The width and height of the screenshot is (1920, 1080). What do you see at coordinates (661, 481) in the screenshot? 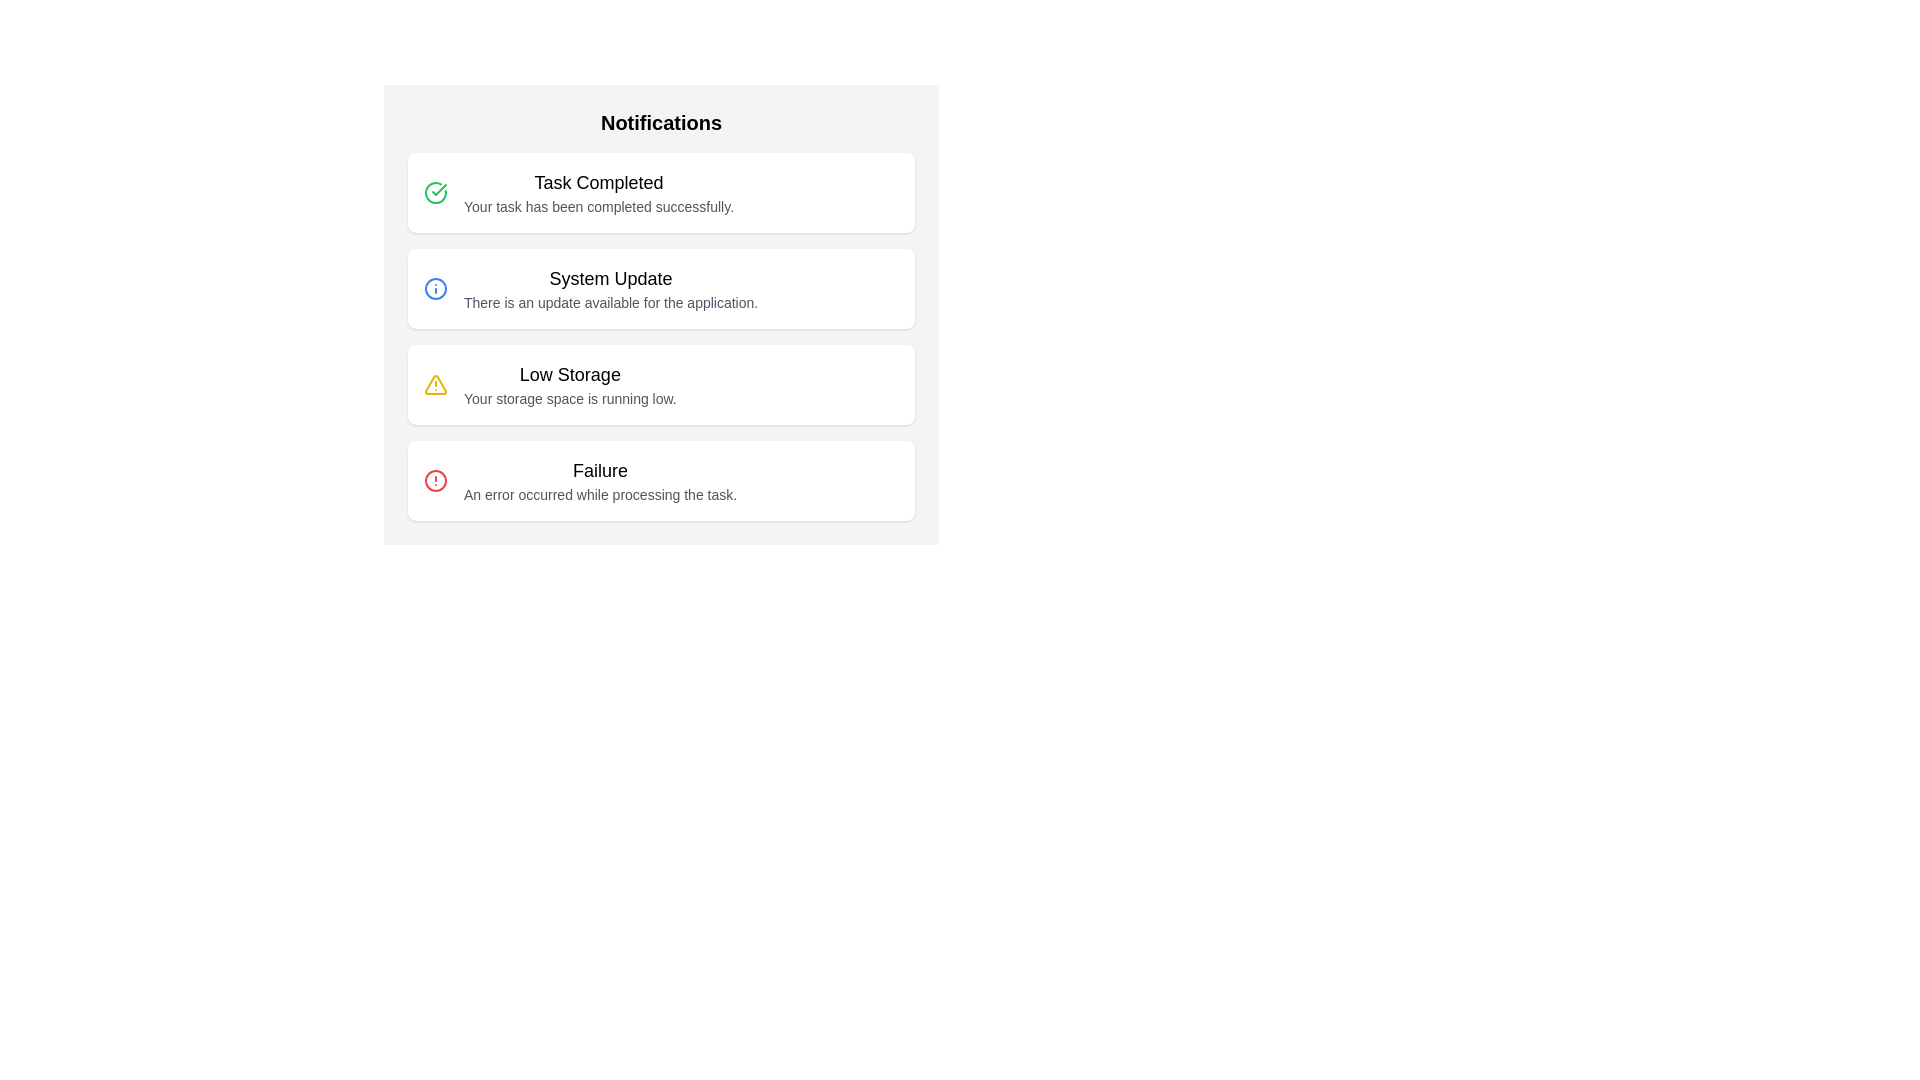
I see `error message displayed on the fourth notification card, which indicates a failure in a process or task` at bounding box center [661, 481].